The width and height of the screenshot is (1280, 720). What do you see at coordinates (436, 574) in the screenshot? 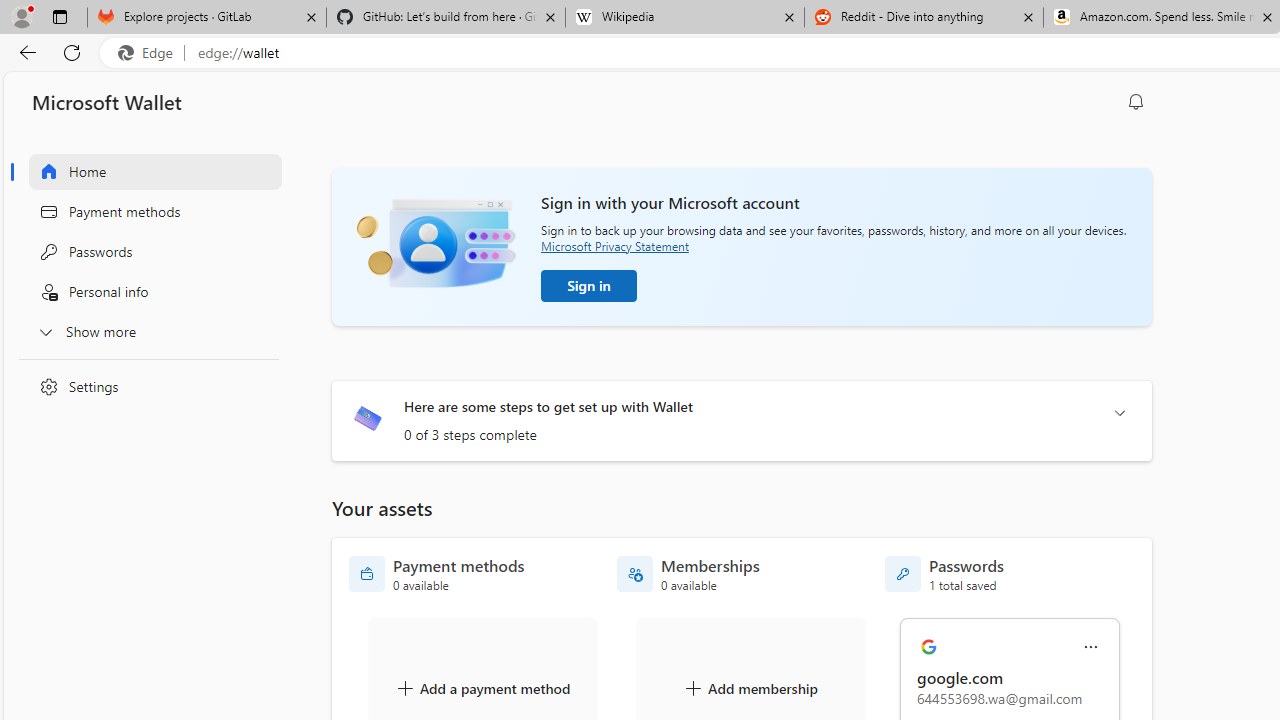
I see `'Payment methods - 0 available'` at bounding box center [436, 574].